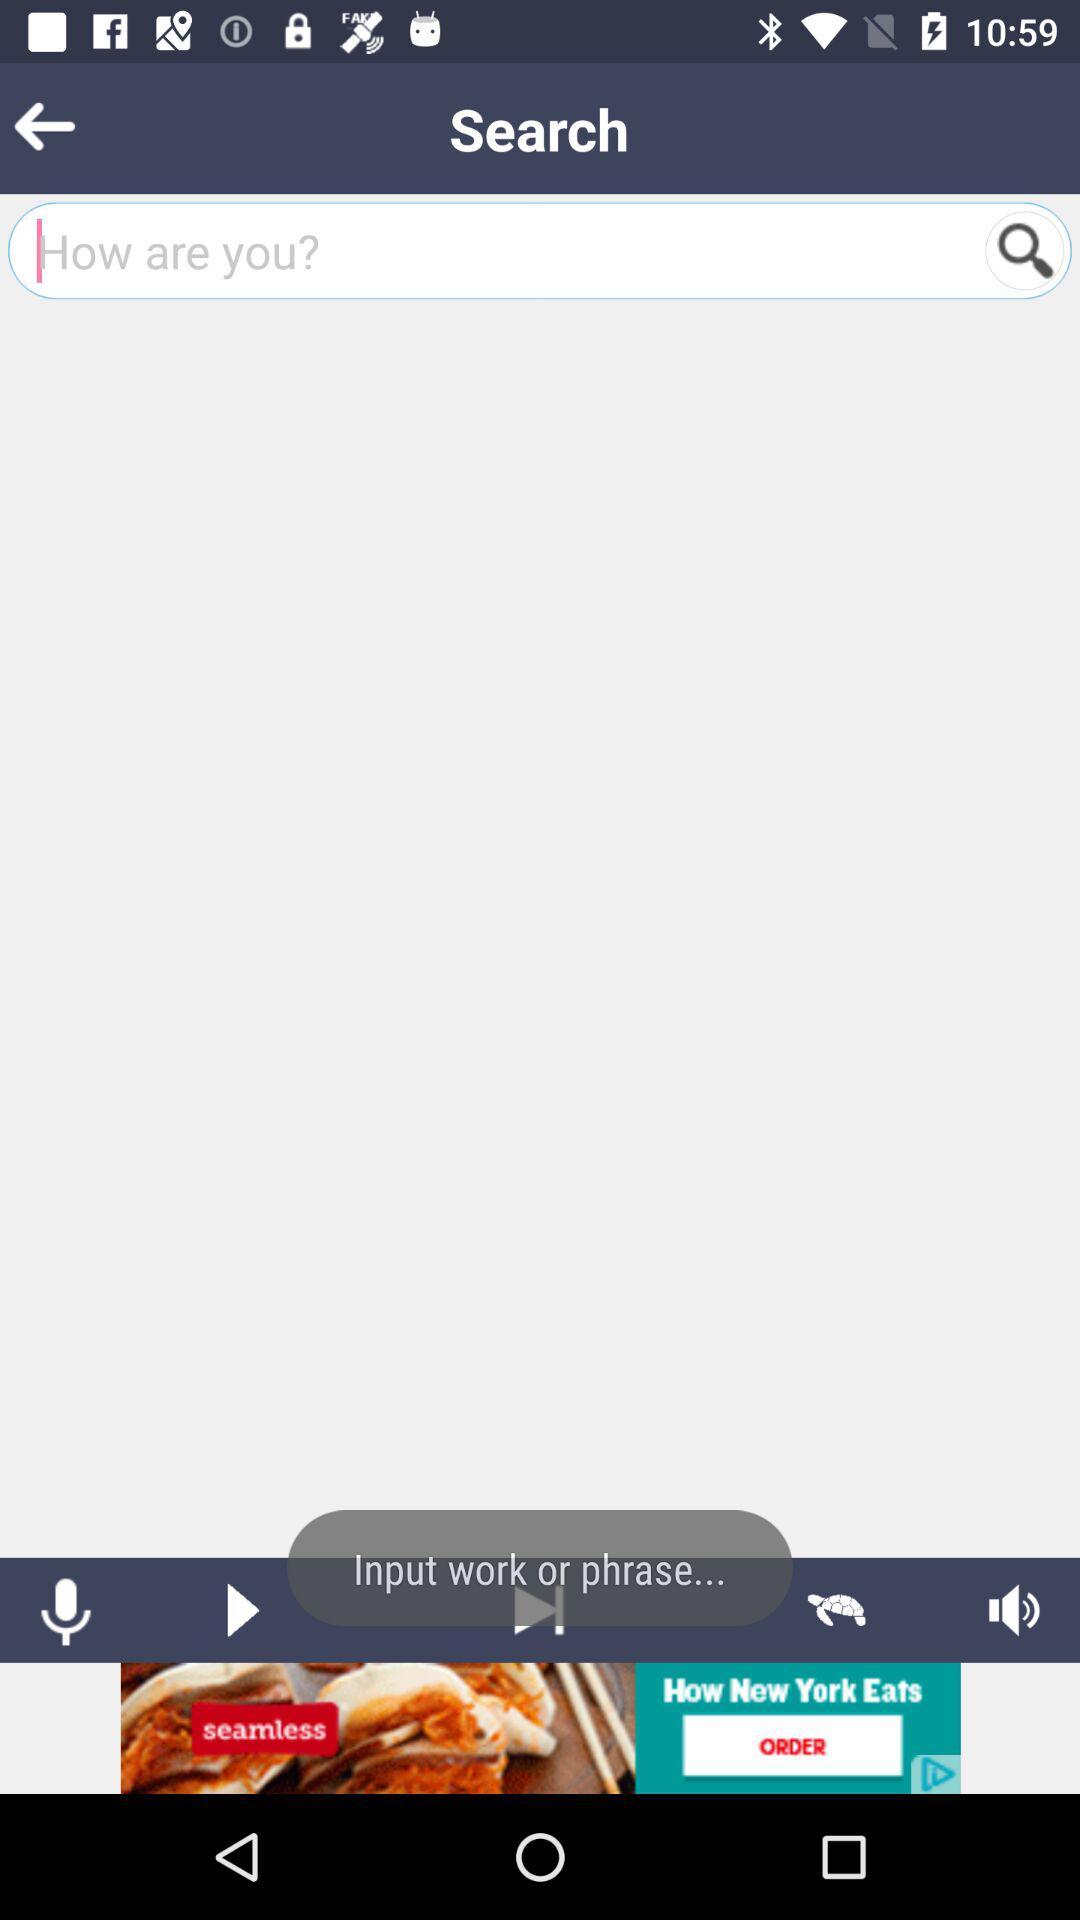  What do you see at coordinates (540, 1727) in the screenshot?
I see `banner` at bounding box center [540, 1727].